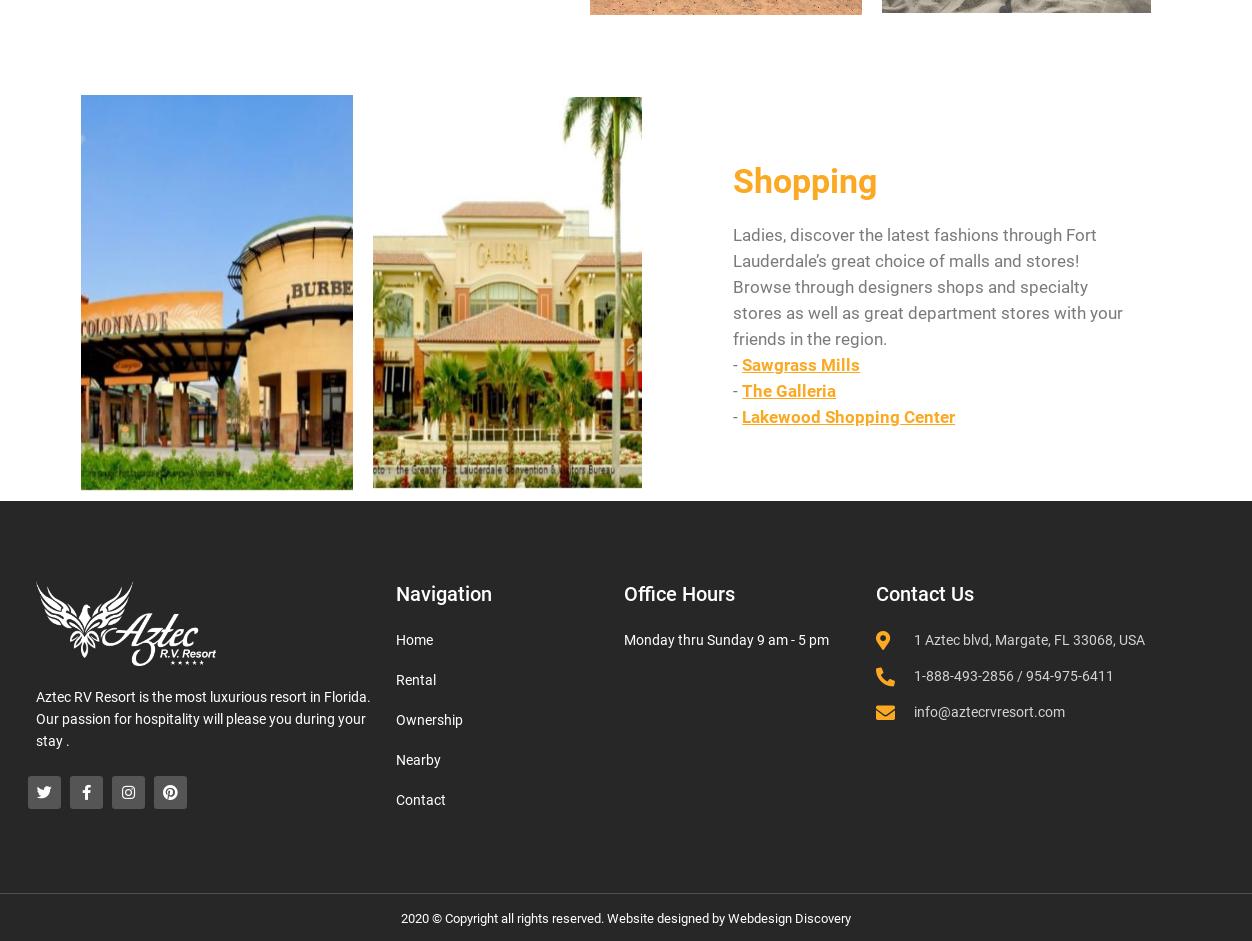  I want to click on 'The Galleria', so click(741, 389).